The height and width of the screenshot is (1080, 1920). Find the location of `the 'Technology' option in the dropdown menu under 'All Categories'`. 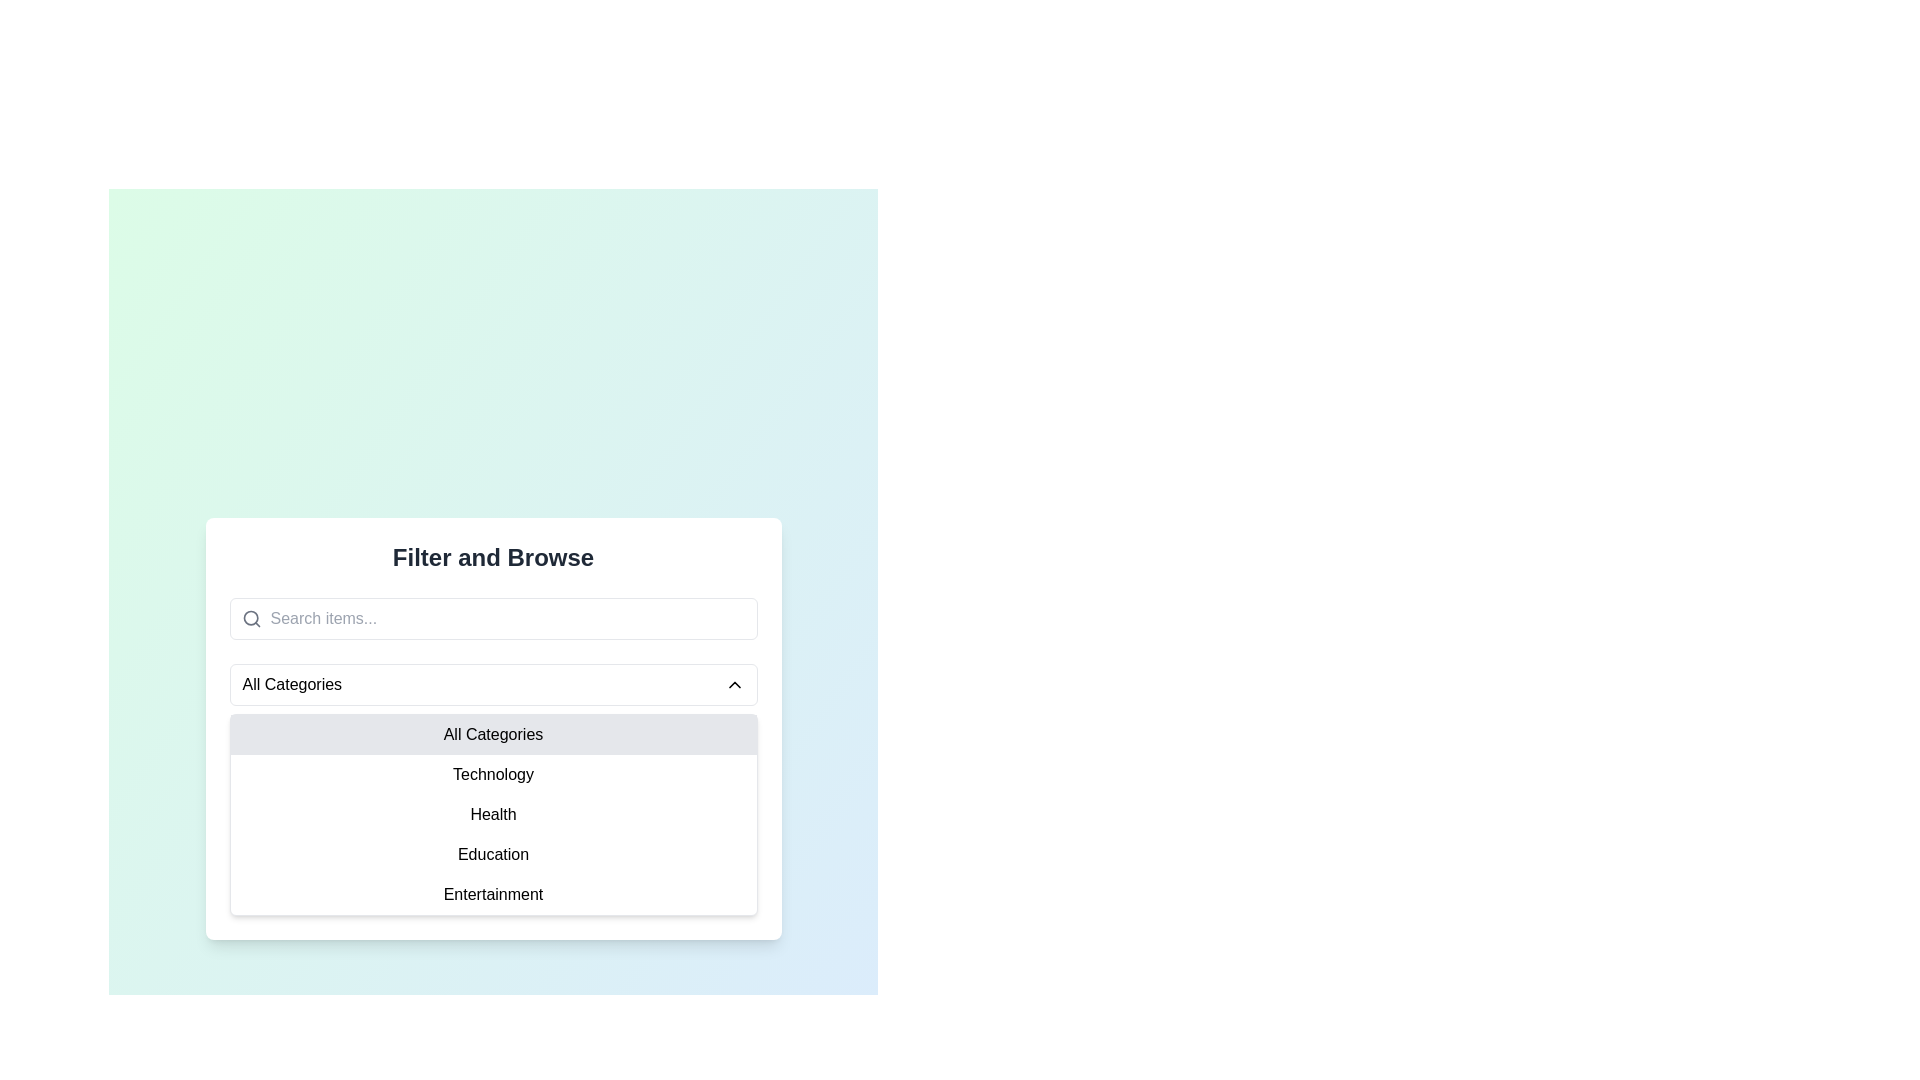

the 'Technology' option in the dropdown menu under 'All Categories' is located at coordinates (493, 789).